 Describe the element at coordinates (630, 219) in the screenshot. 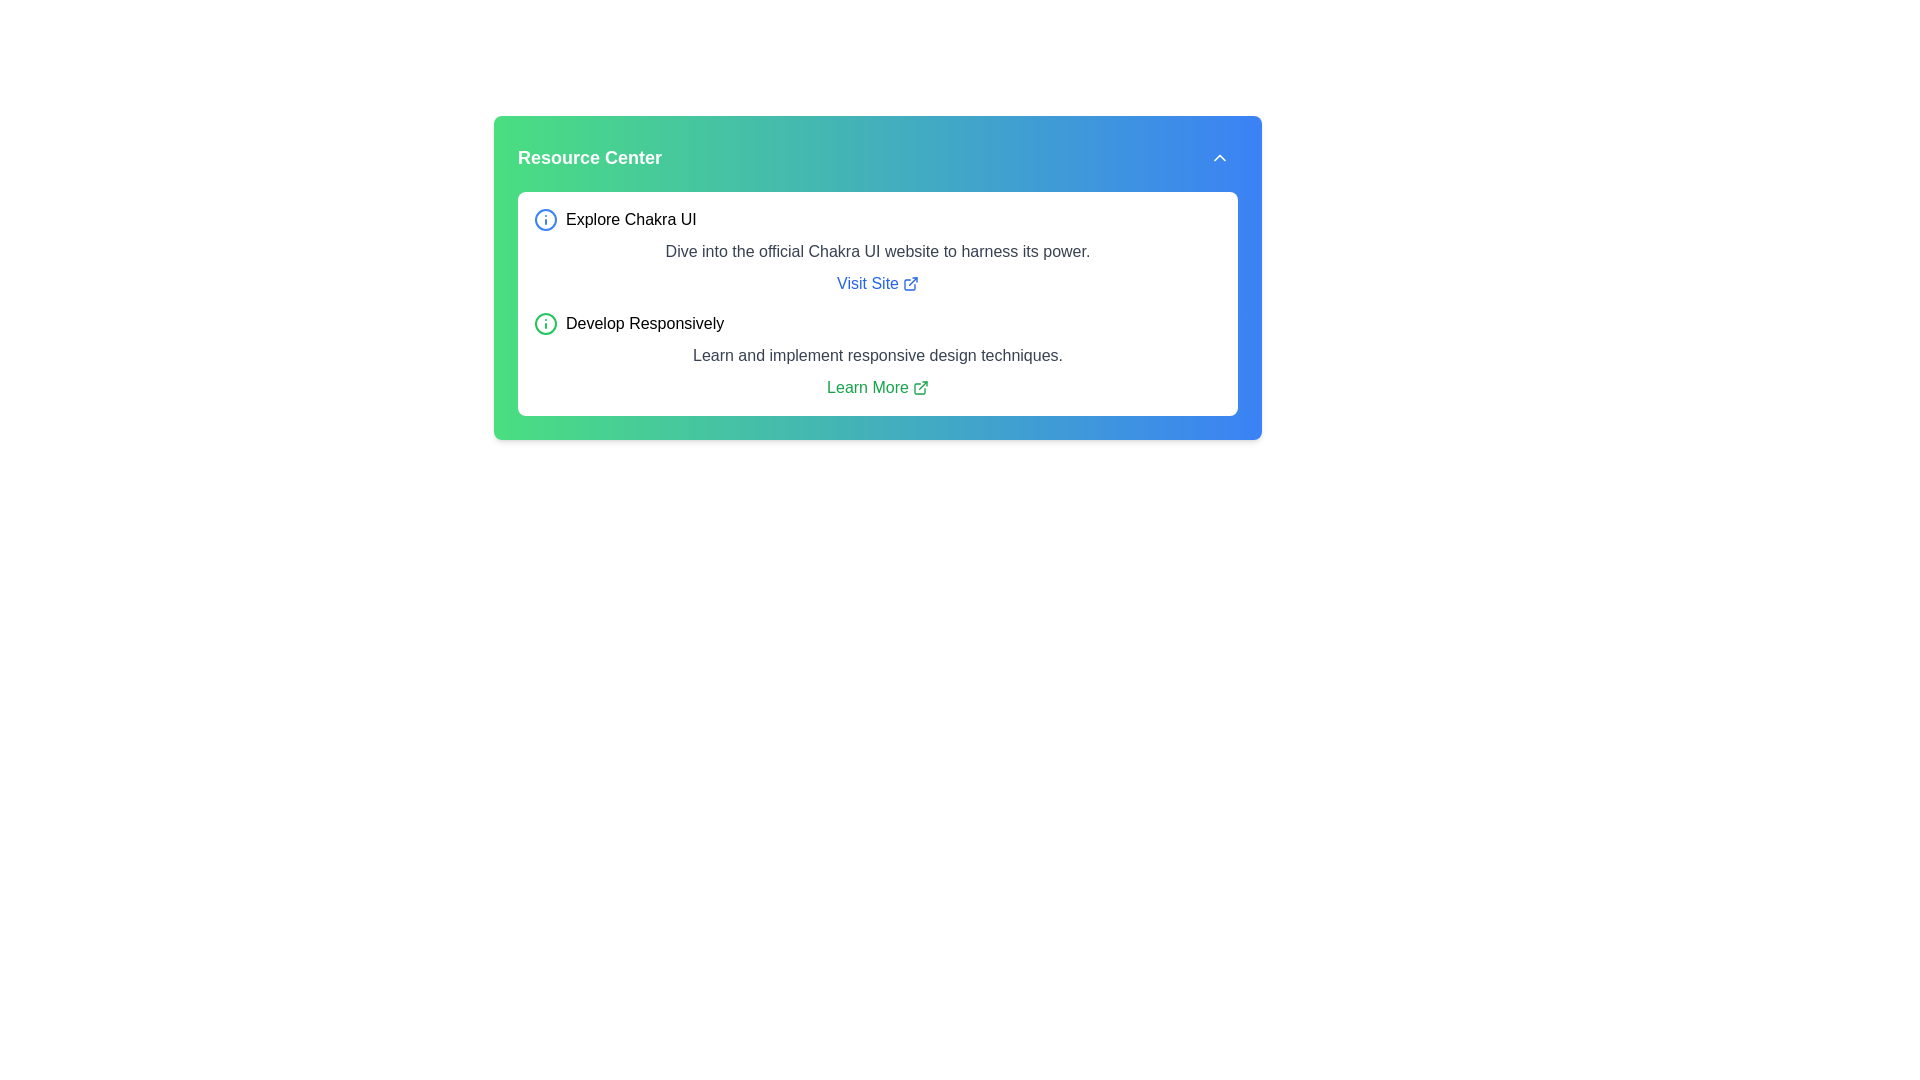

I see `the text element displaying 'Explore Chakra UI', which is styled in bold black font on a light background, located to the right of a blue circular icon with an 'i' symbol in the 'Resource Center' section` at that location.